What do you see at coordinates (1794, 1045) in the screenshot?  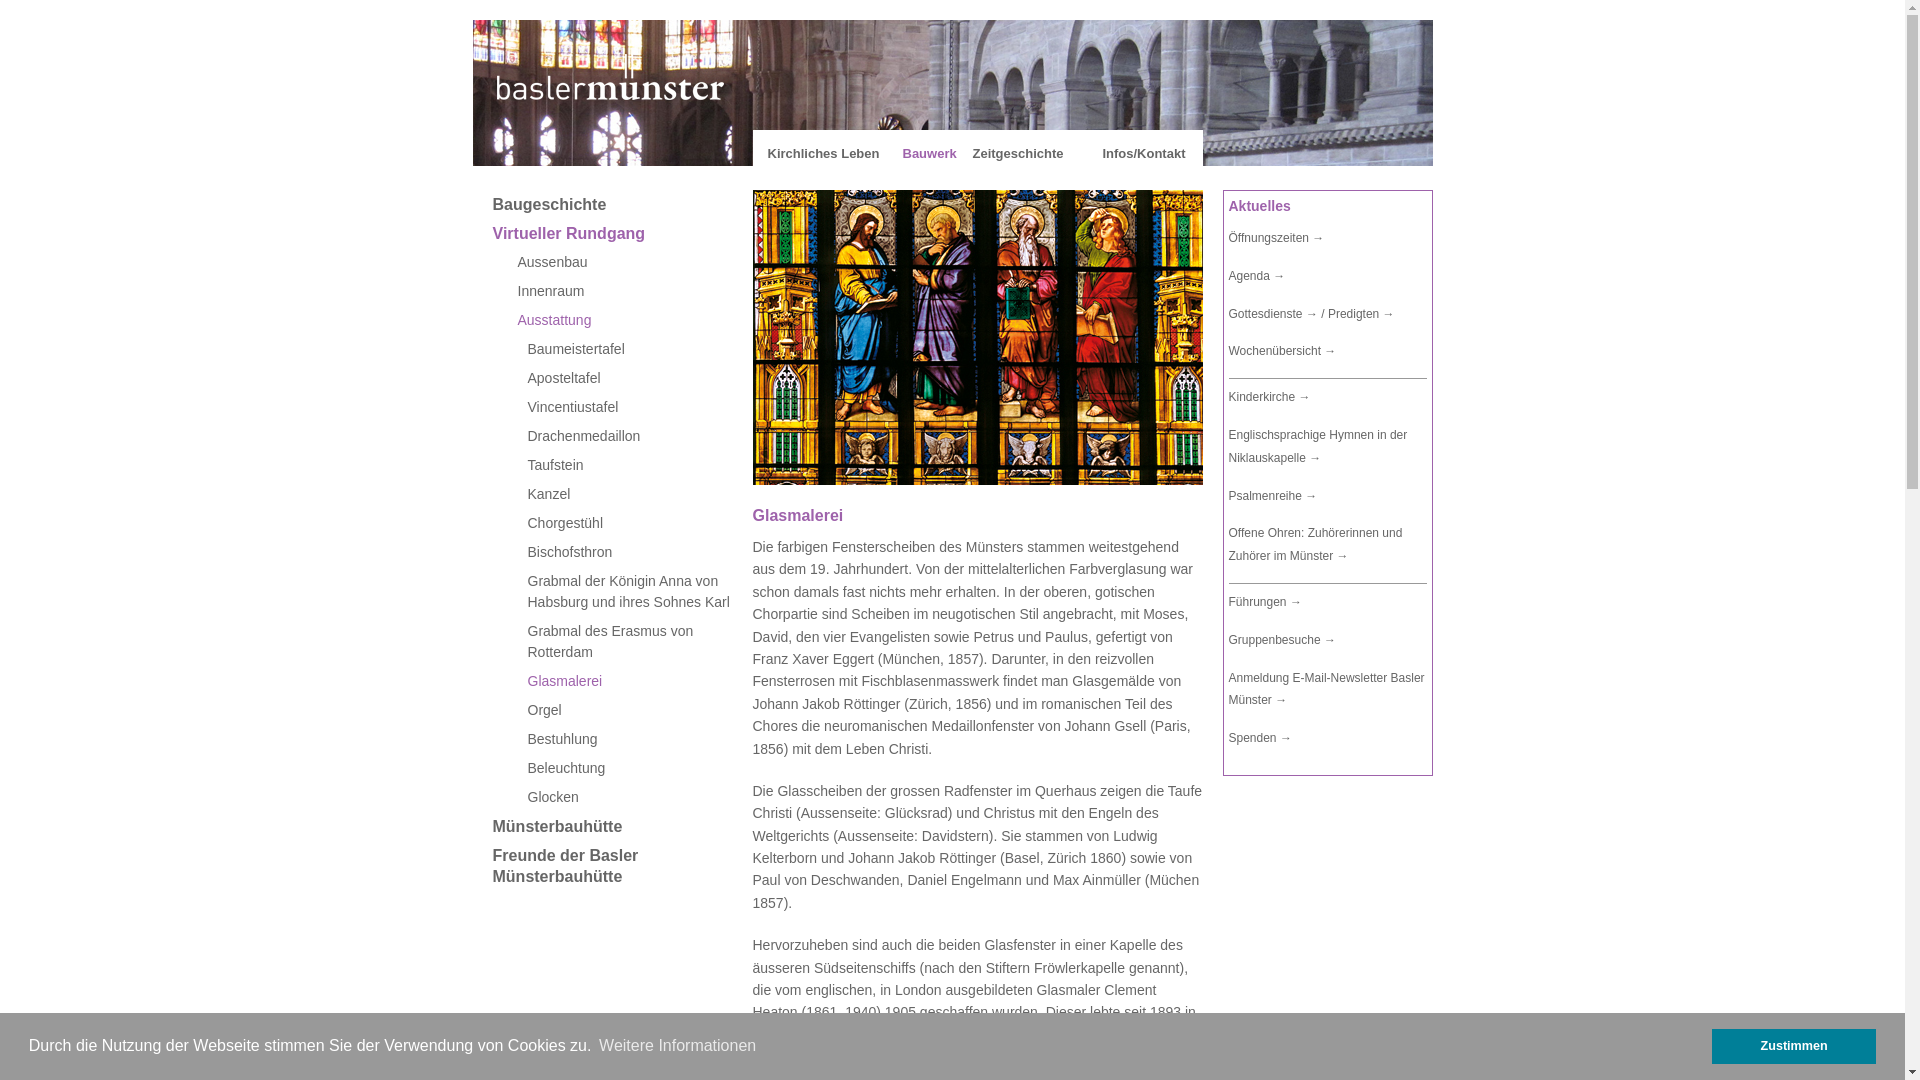 I see `'Zustimmen'` at bounding box center [1794, 1045].